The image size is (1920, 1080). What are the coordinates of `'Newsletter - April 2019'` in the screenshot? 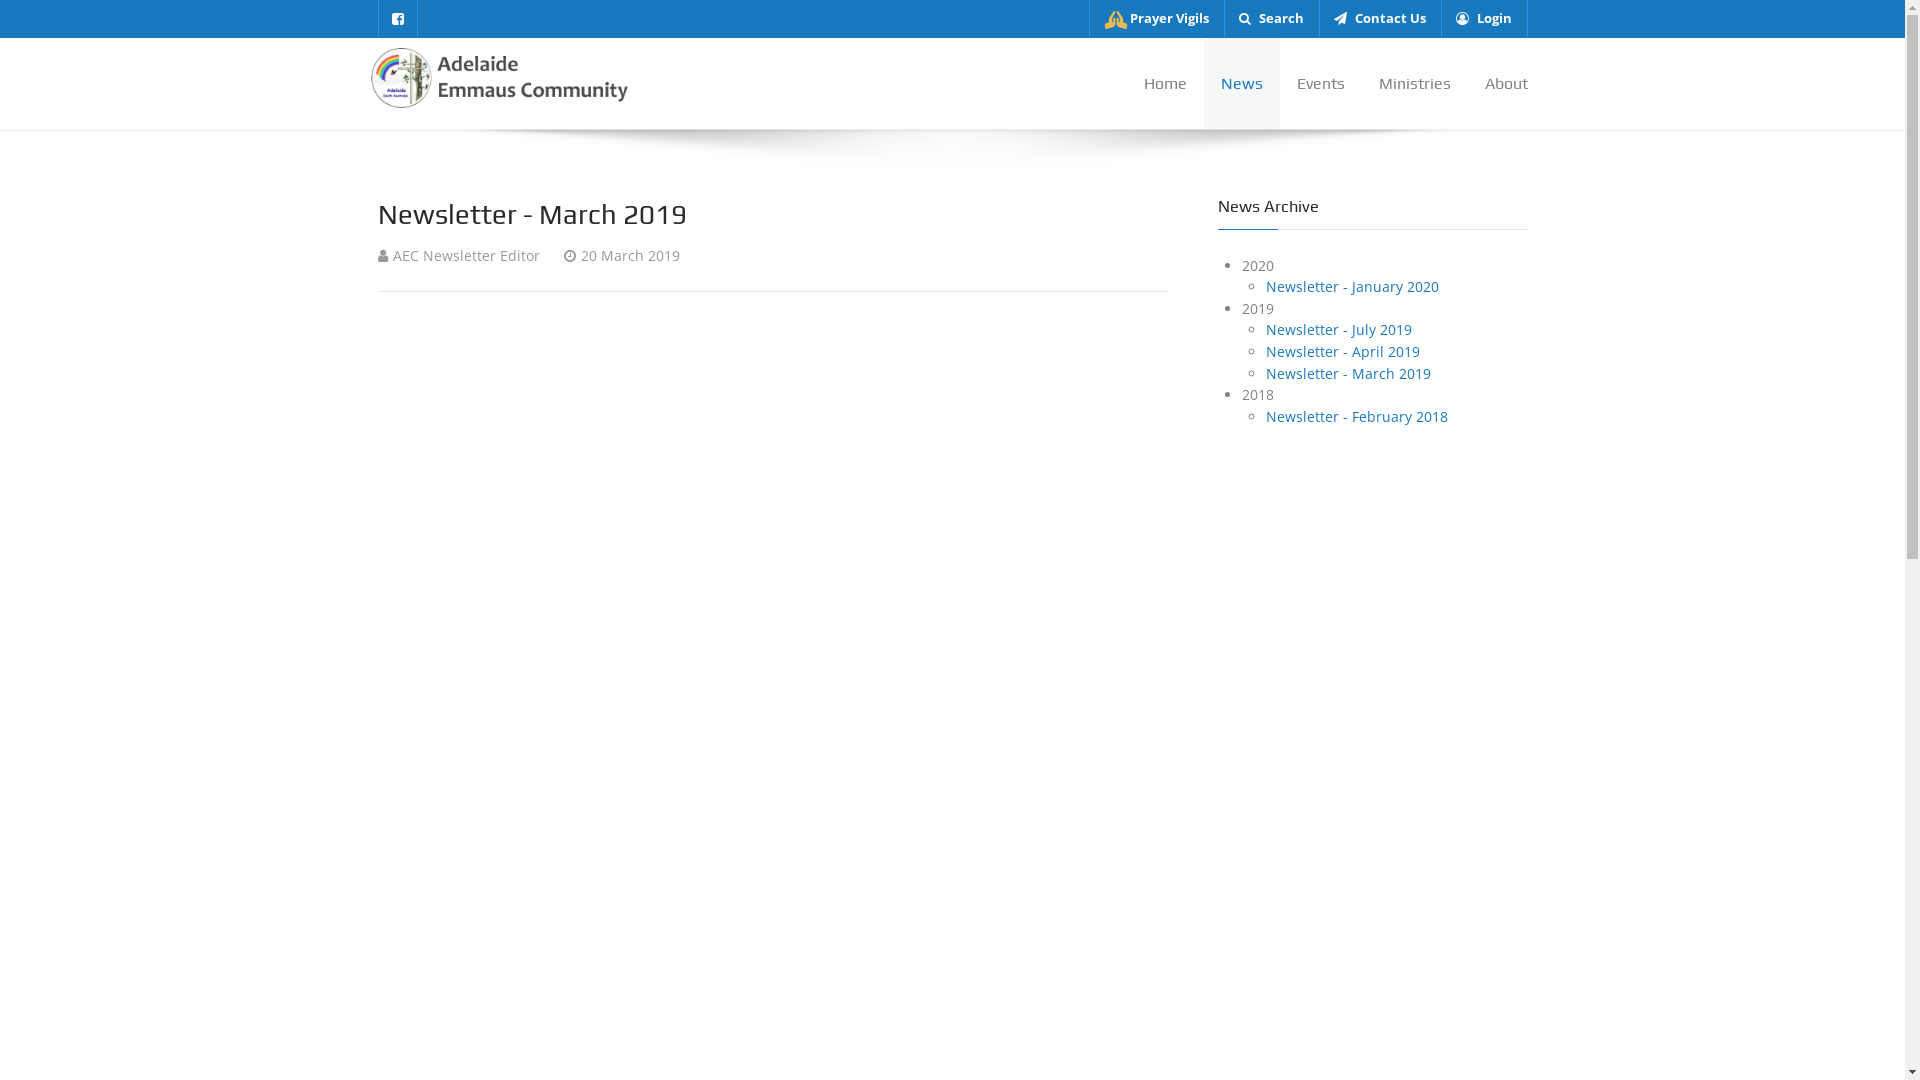 It's located at (1343, 350).